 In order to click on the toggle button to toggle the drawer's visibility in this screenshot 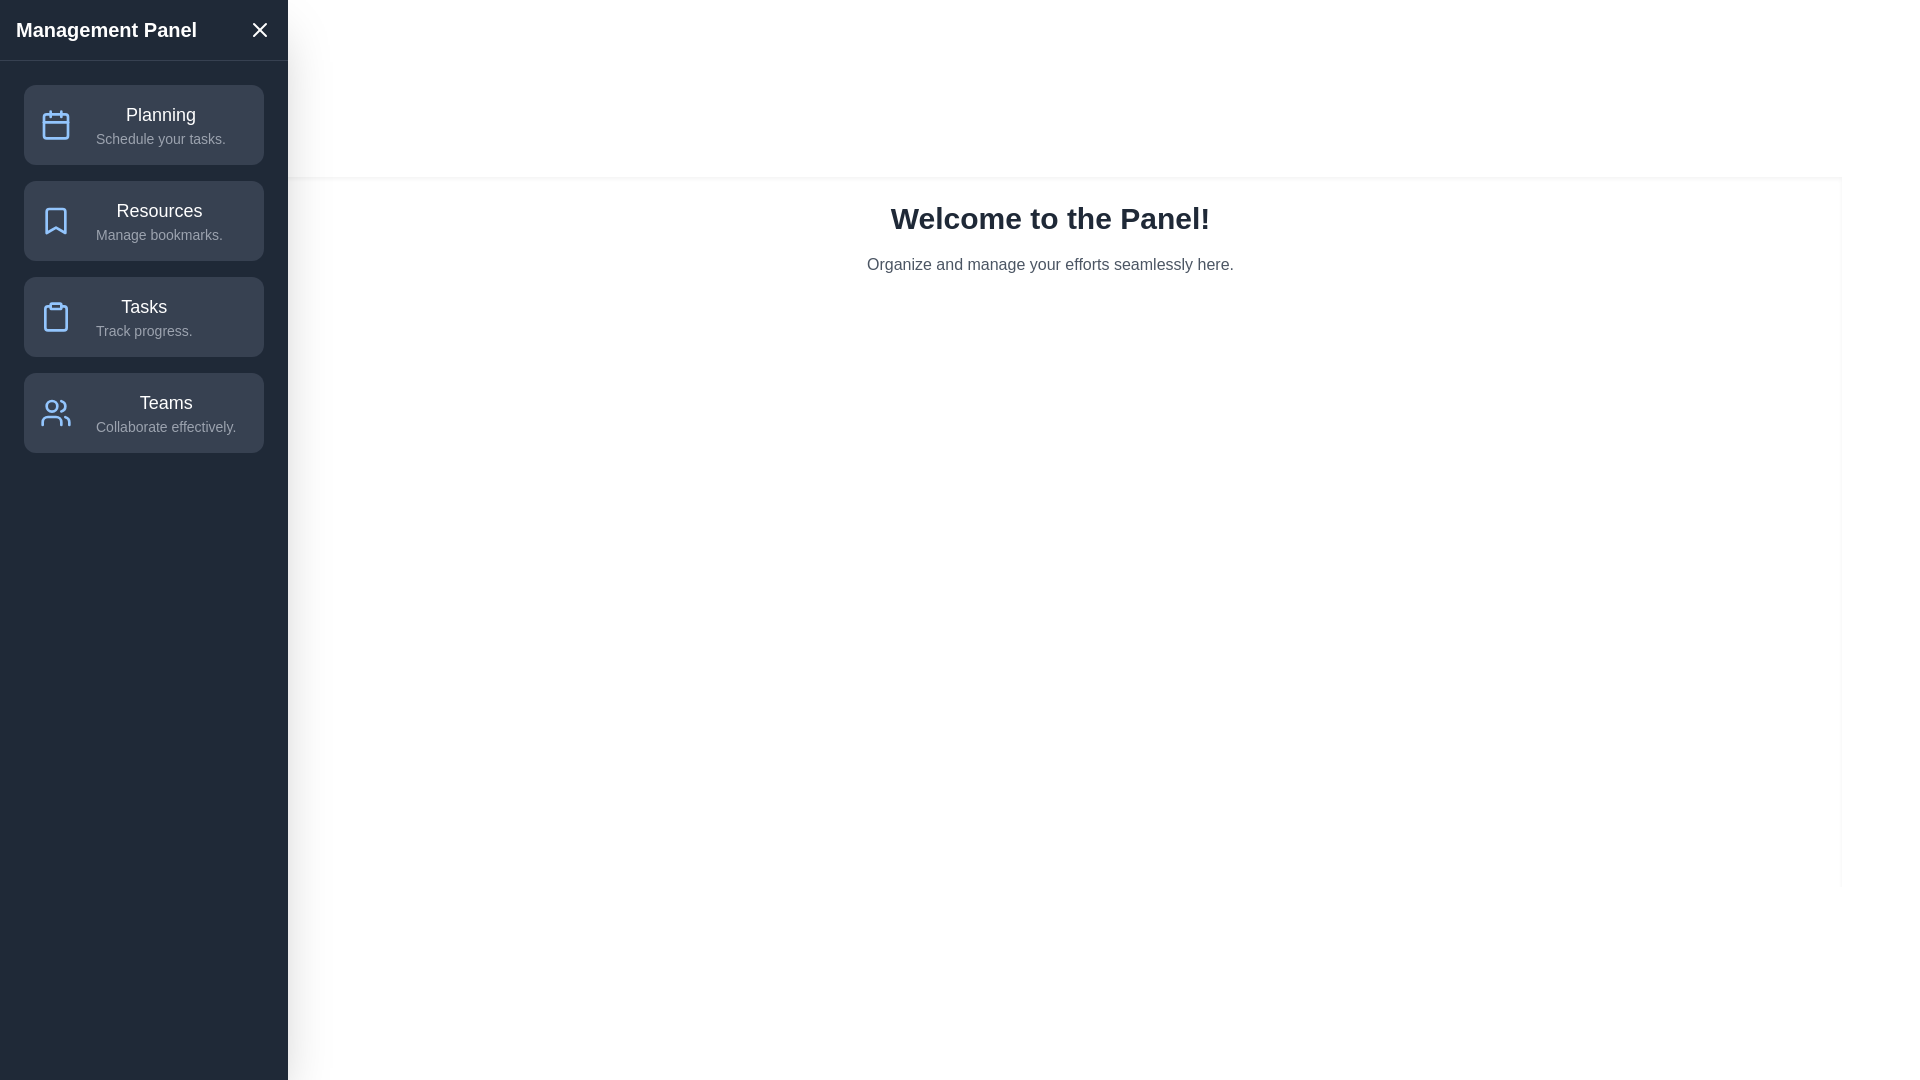, I will do `click(215, 716)`.